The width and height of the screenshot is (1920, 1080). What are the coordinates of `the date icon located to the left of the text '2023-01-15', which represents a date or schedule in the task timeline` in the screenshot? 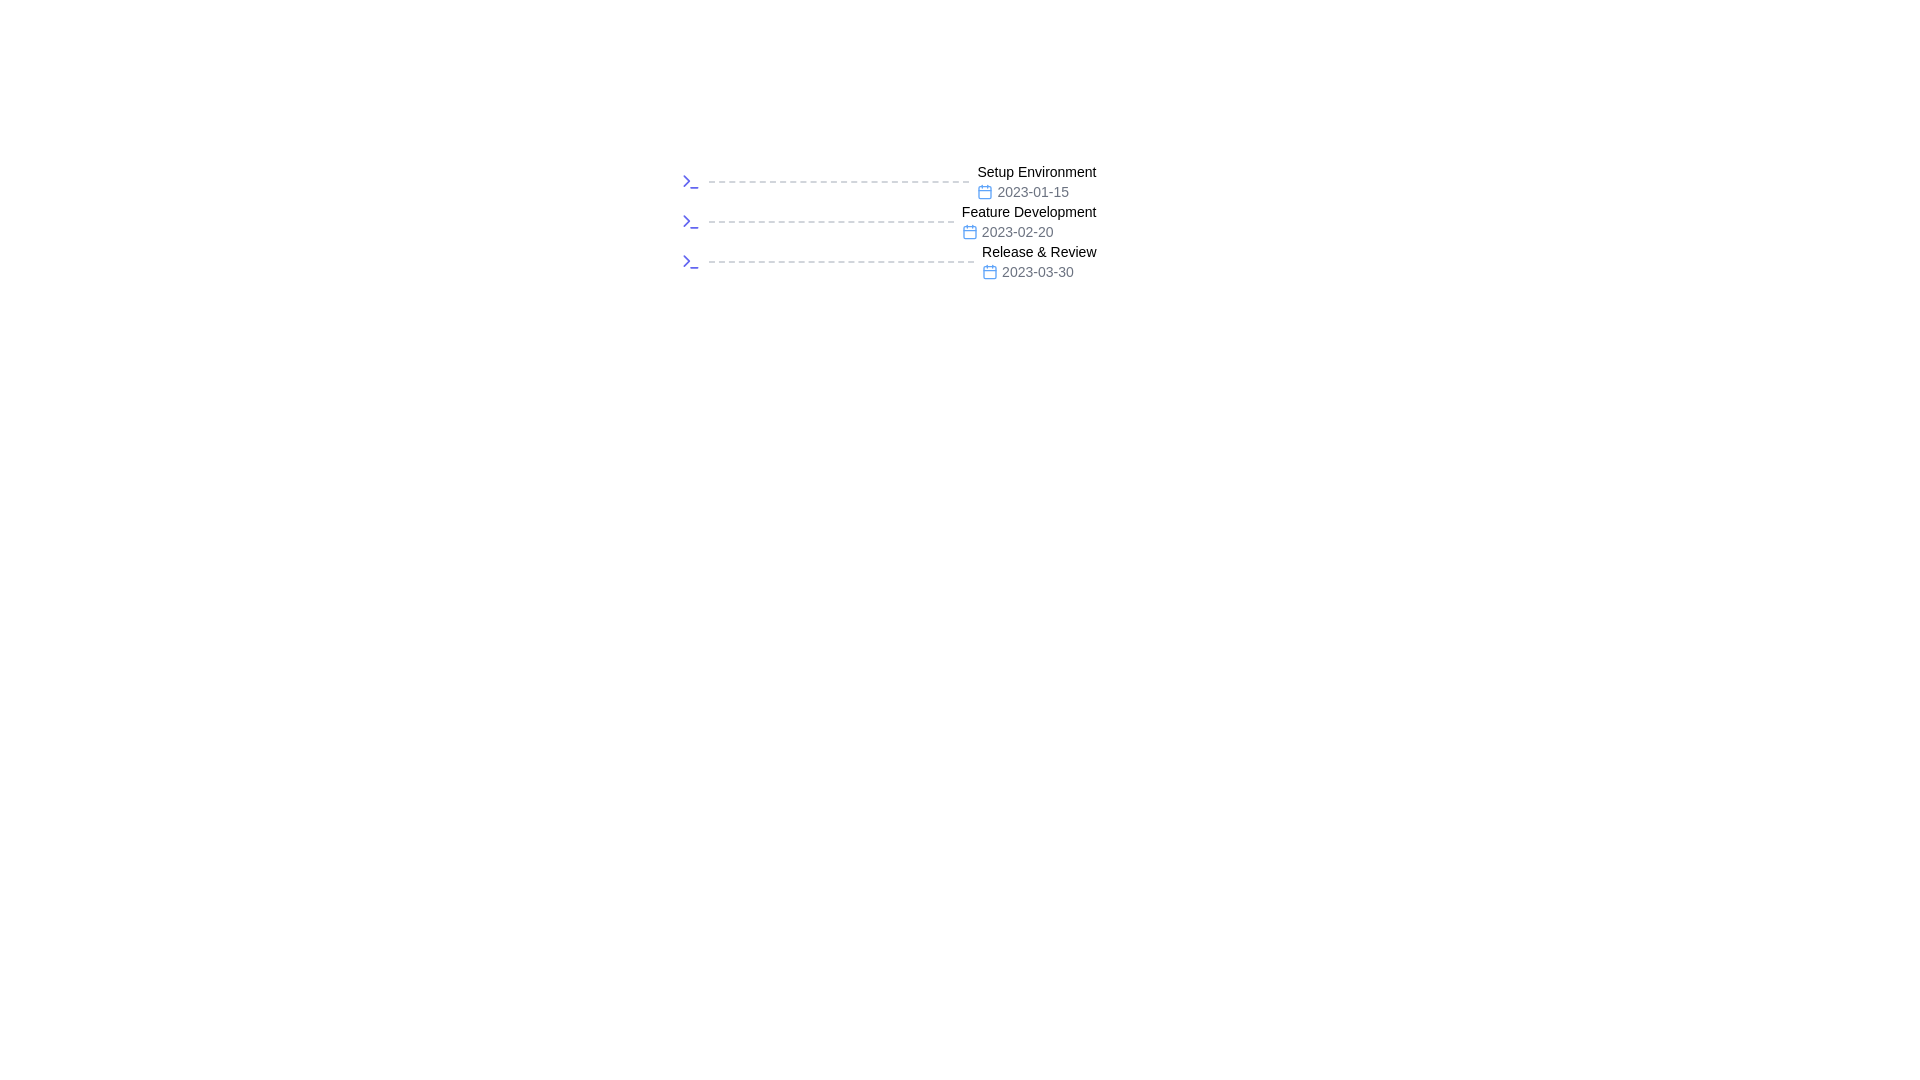 It's located at (985, 192).